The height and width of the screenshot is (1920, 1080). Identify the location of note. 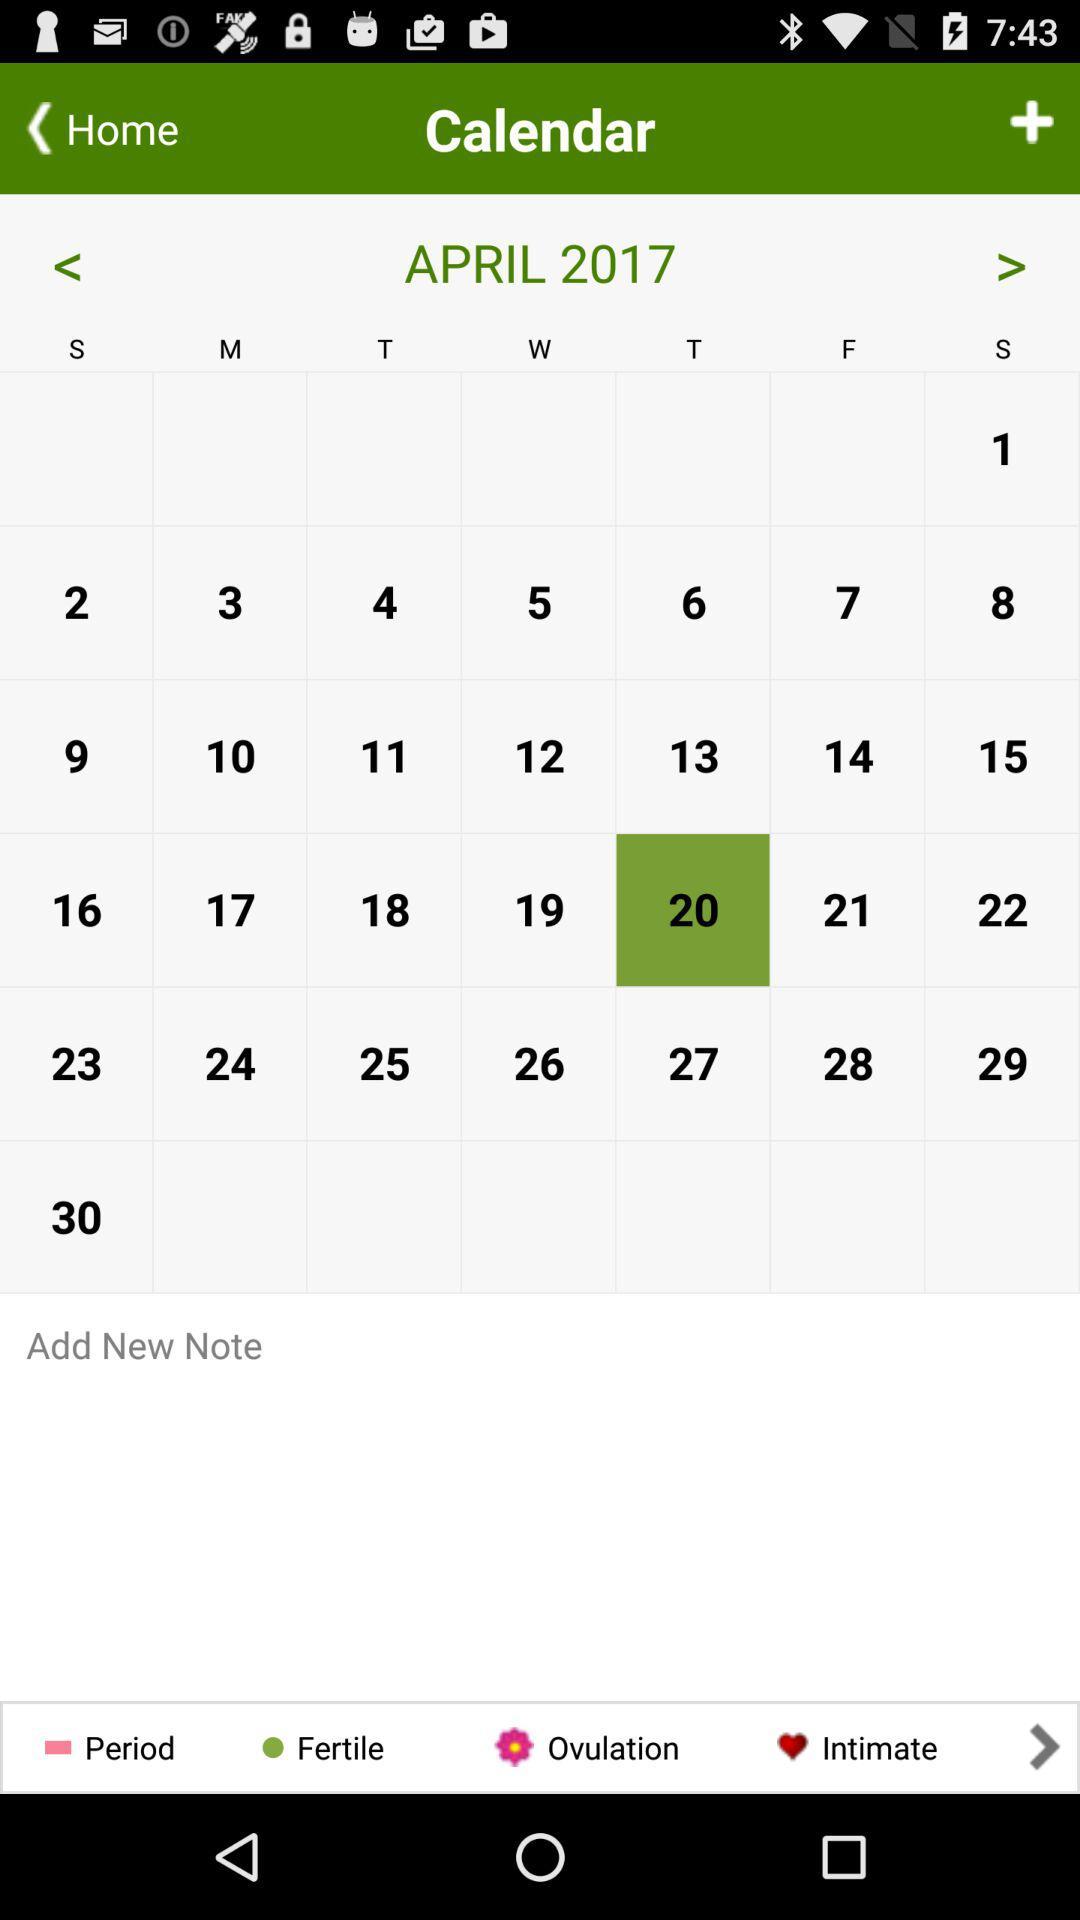
(540, 1525).